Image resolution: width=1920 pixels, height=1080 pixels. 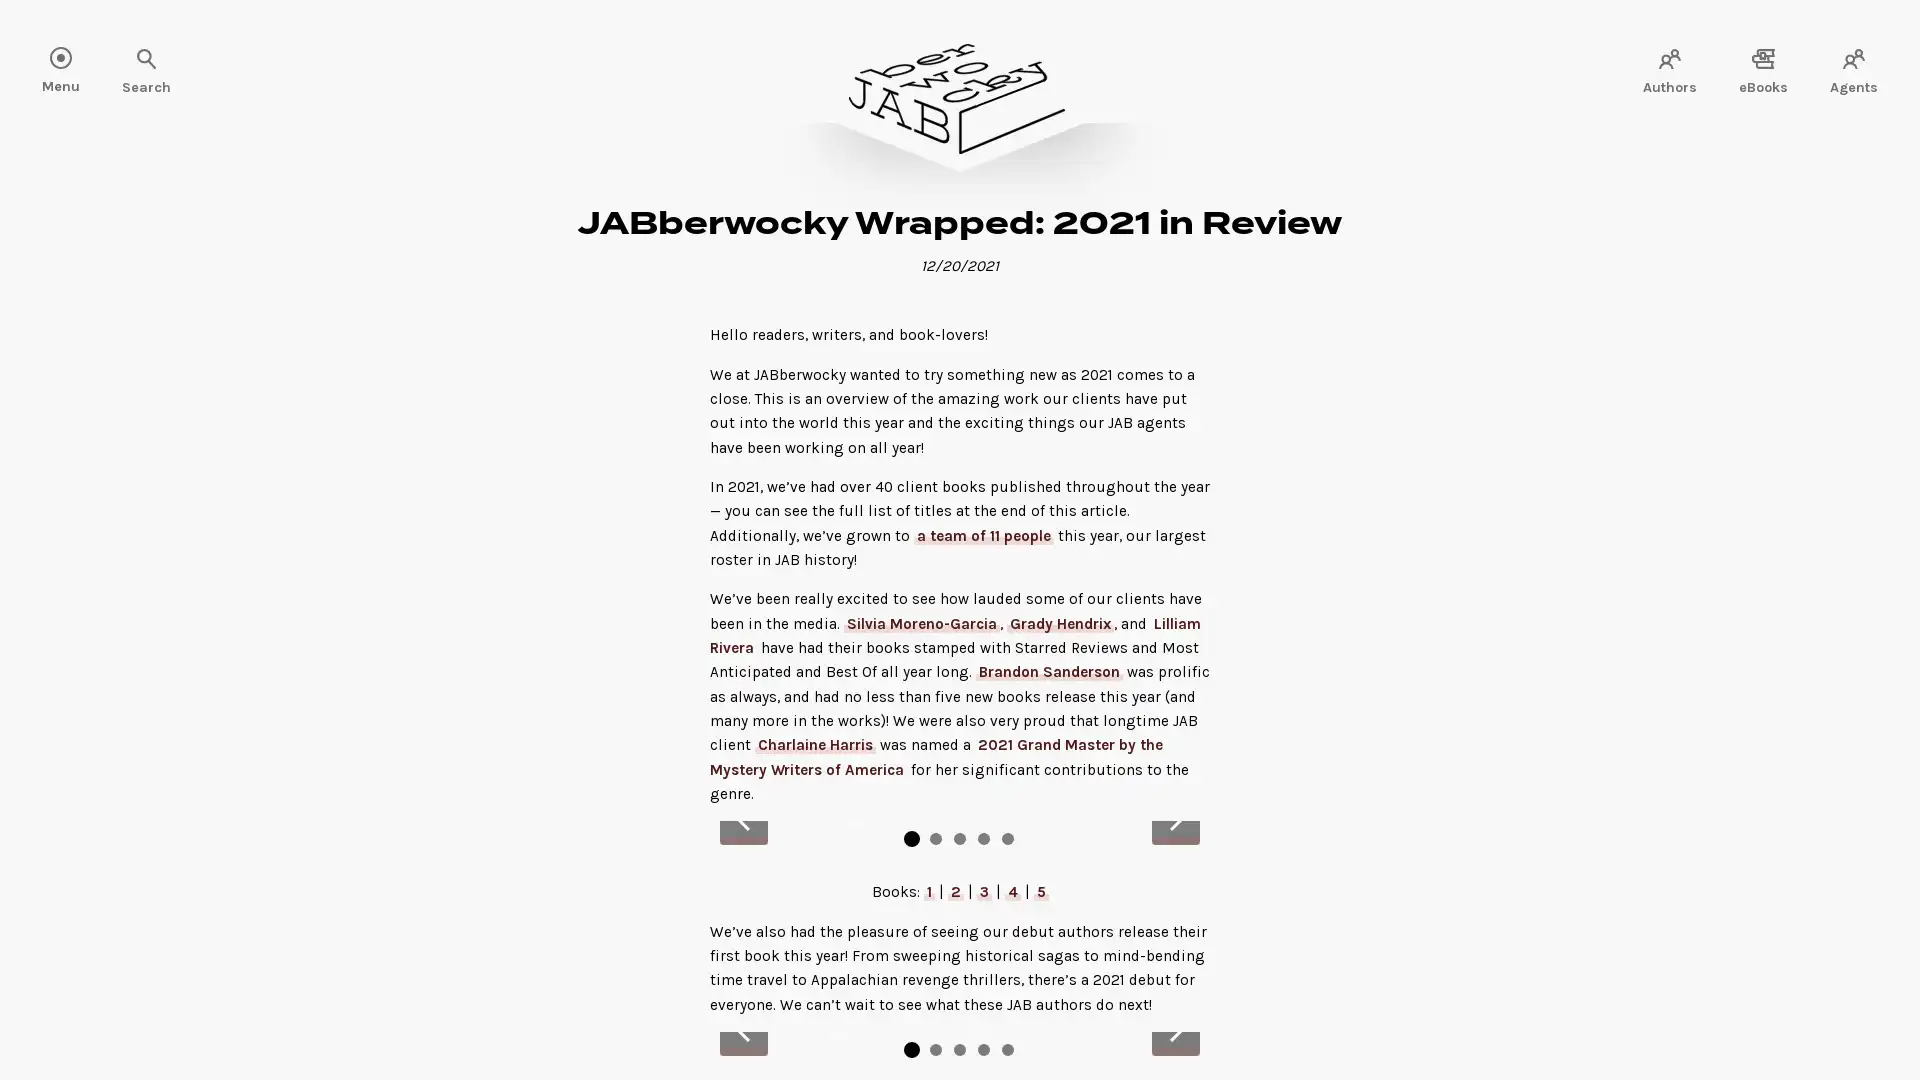 What do you see at coordinates (935, 839) in the screenshot?
I see `Go to slide 2` at bounding box center [935, 839].